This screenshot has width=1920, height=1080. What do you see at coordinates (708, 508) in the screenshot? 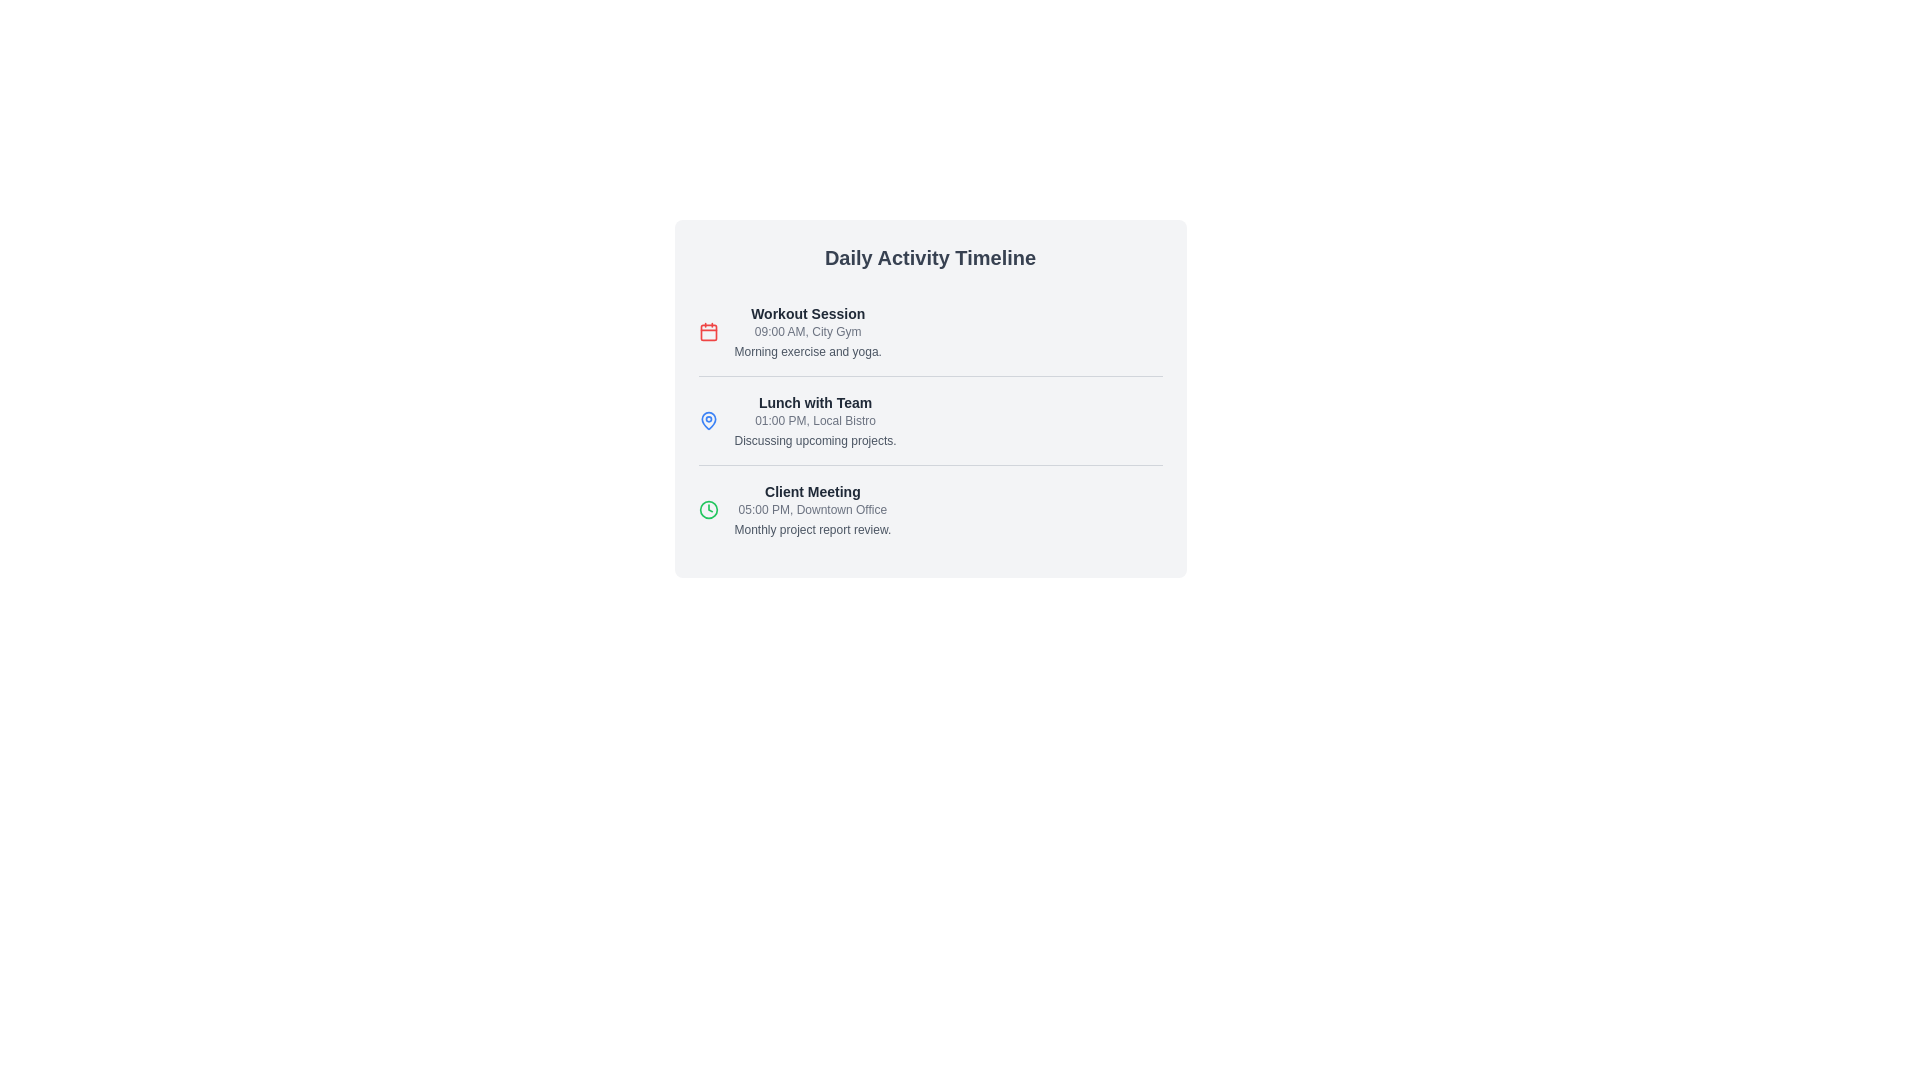
I see `the small circular clock icon with a green outline and a black clock face, which is positioned to the left of the text '05:00 PM, Downtown Office' in the third item of the 'Daily Activity Timeline' list` at bounding box center [708, 508].